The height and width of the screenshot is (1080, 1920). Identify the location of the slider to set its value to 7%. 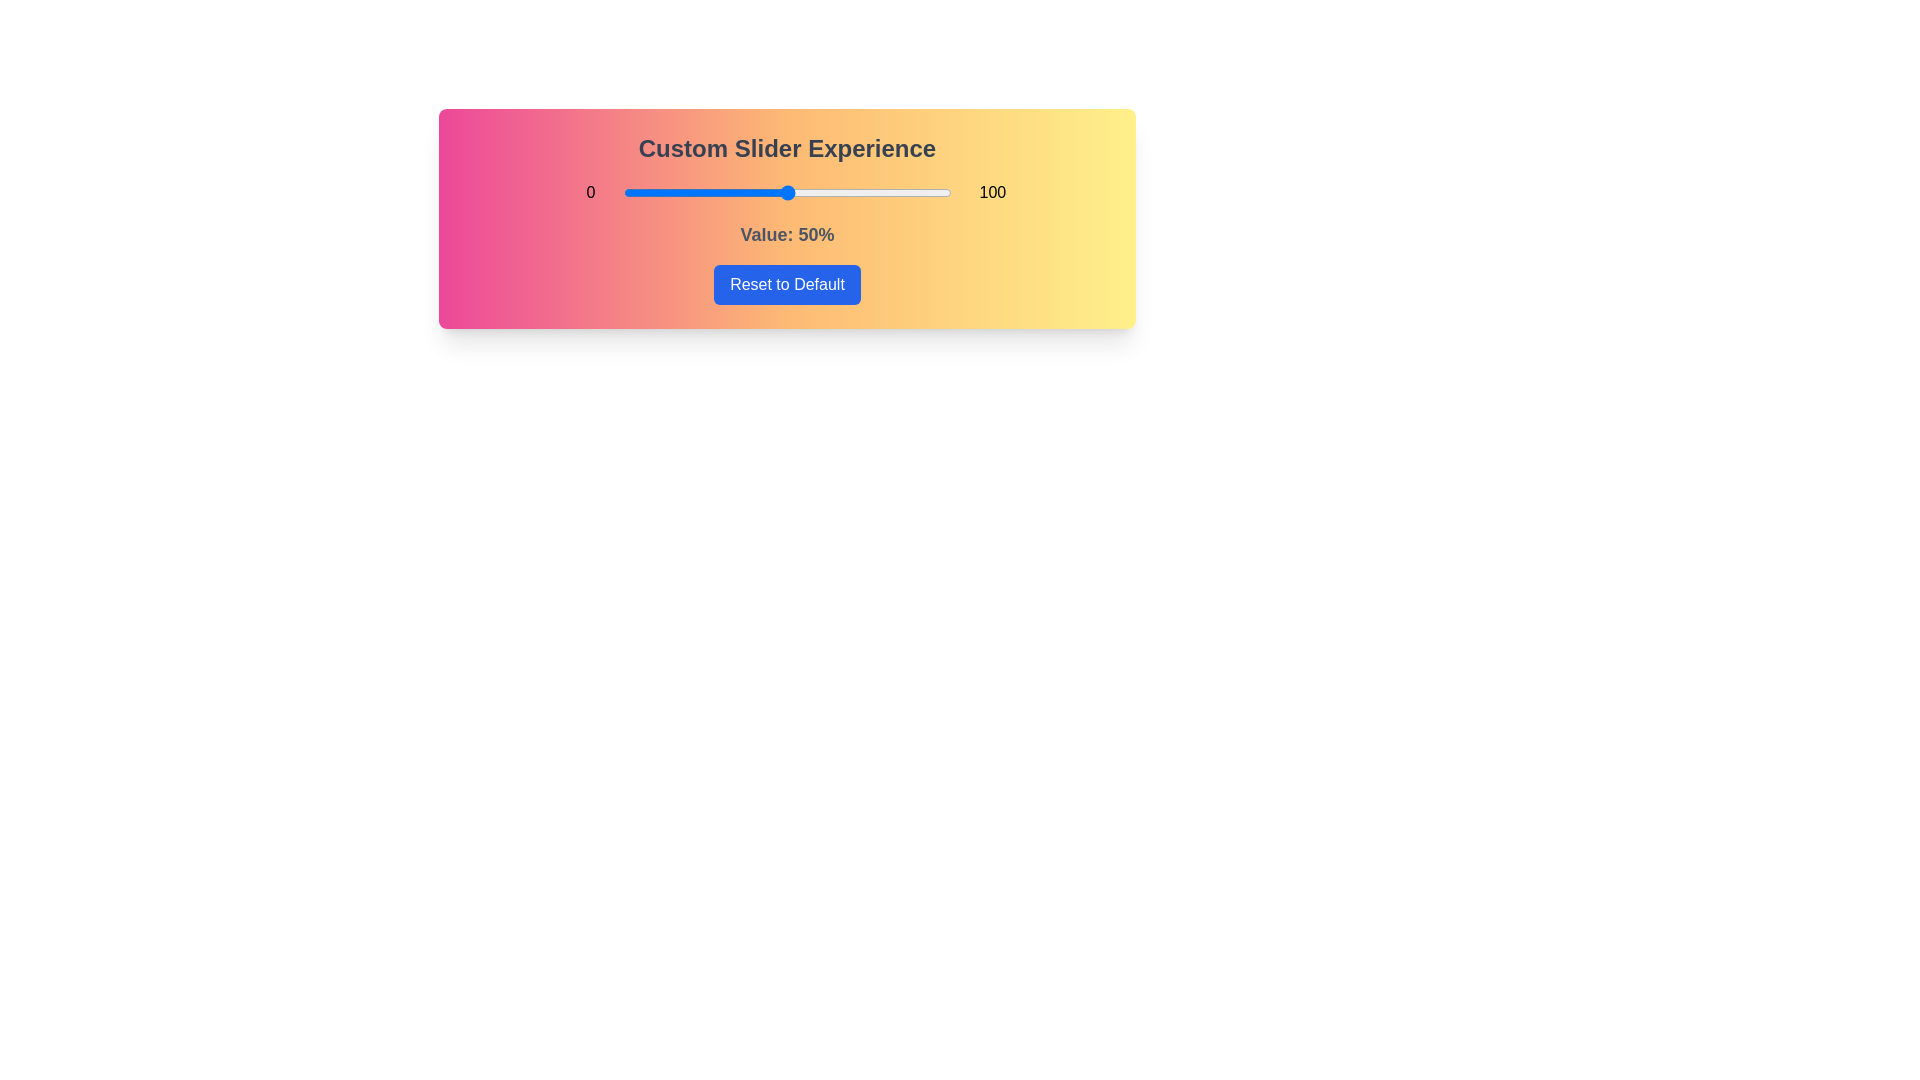
(646, 192).